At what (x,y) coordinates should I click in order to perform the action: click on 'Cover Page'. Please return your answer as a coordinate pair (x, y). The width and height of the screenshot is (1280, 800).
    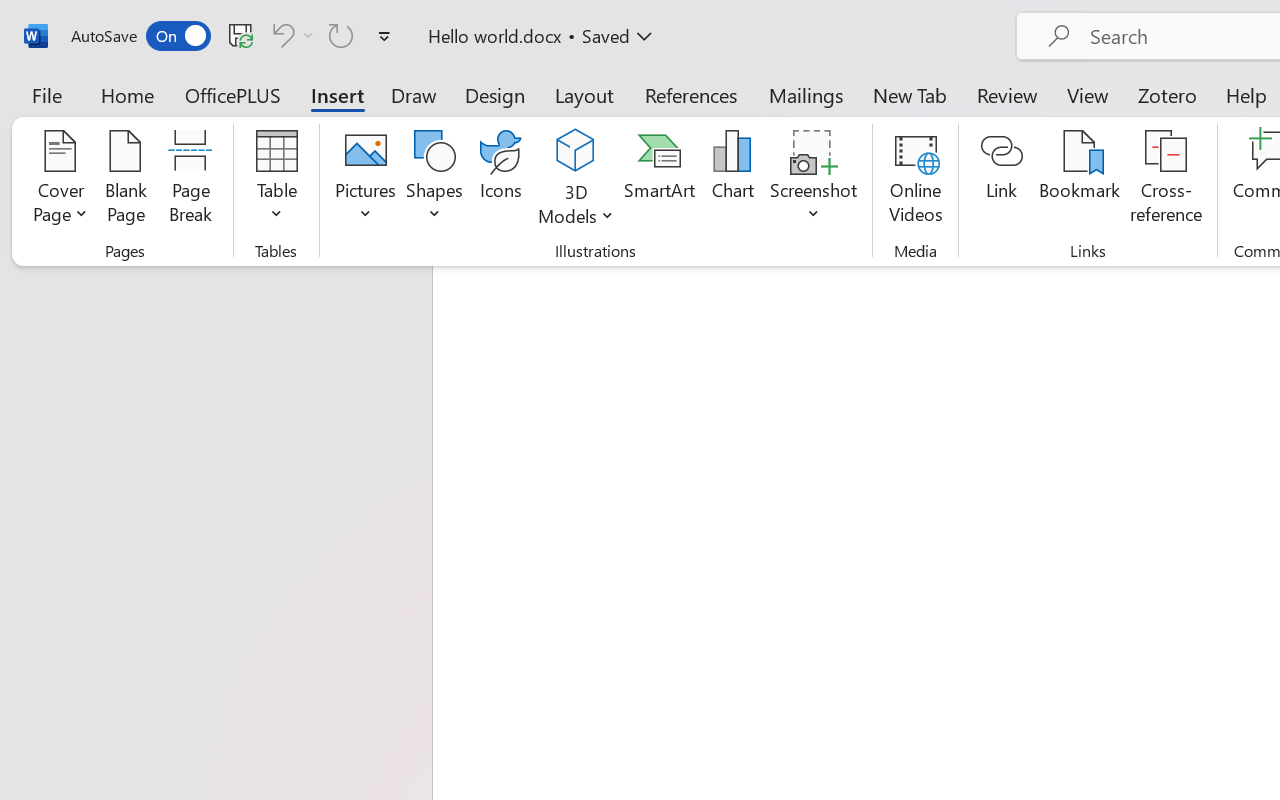
    Looking at the image, I should click on (60, 179).